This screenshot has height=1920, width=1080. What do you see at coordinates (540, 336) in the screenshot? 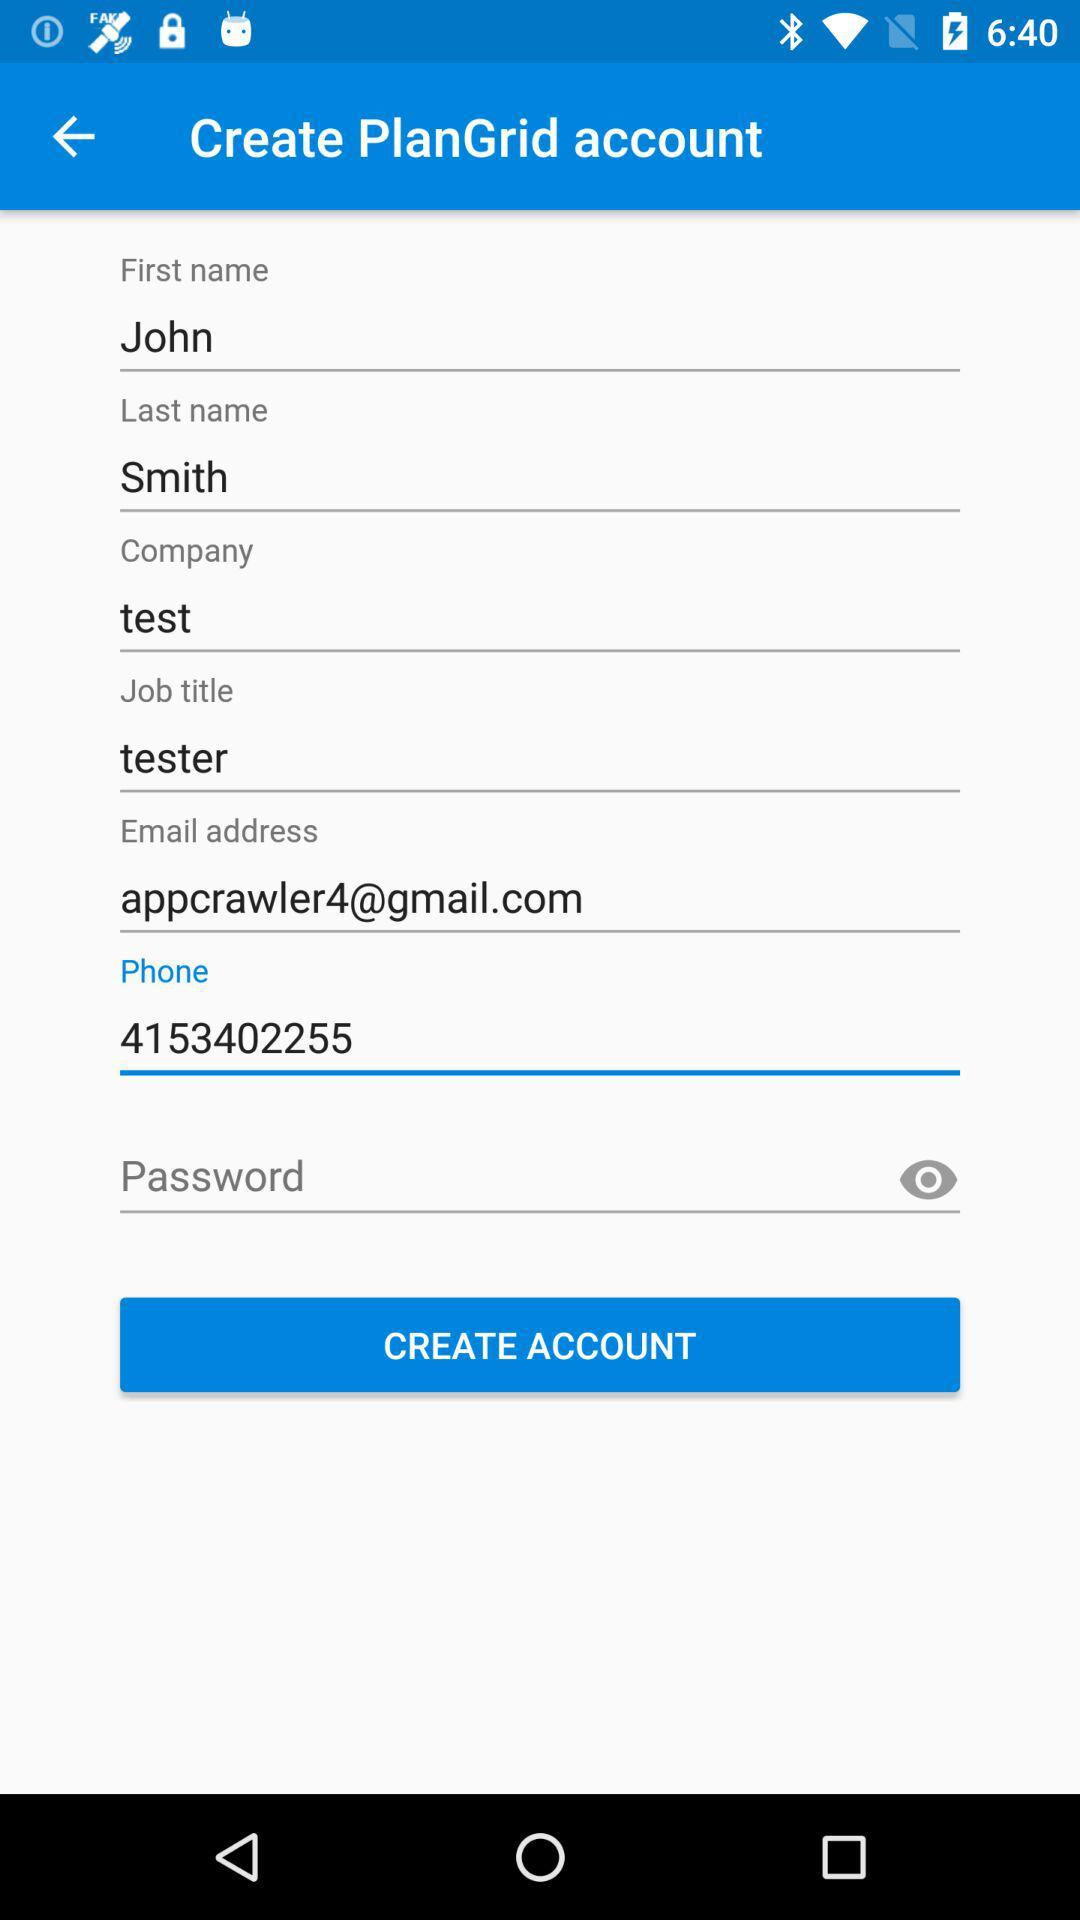
I see `the john` at bounding box center [540, 336].